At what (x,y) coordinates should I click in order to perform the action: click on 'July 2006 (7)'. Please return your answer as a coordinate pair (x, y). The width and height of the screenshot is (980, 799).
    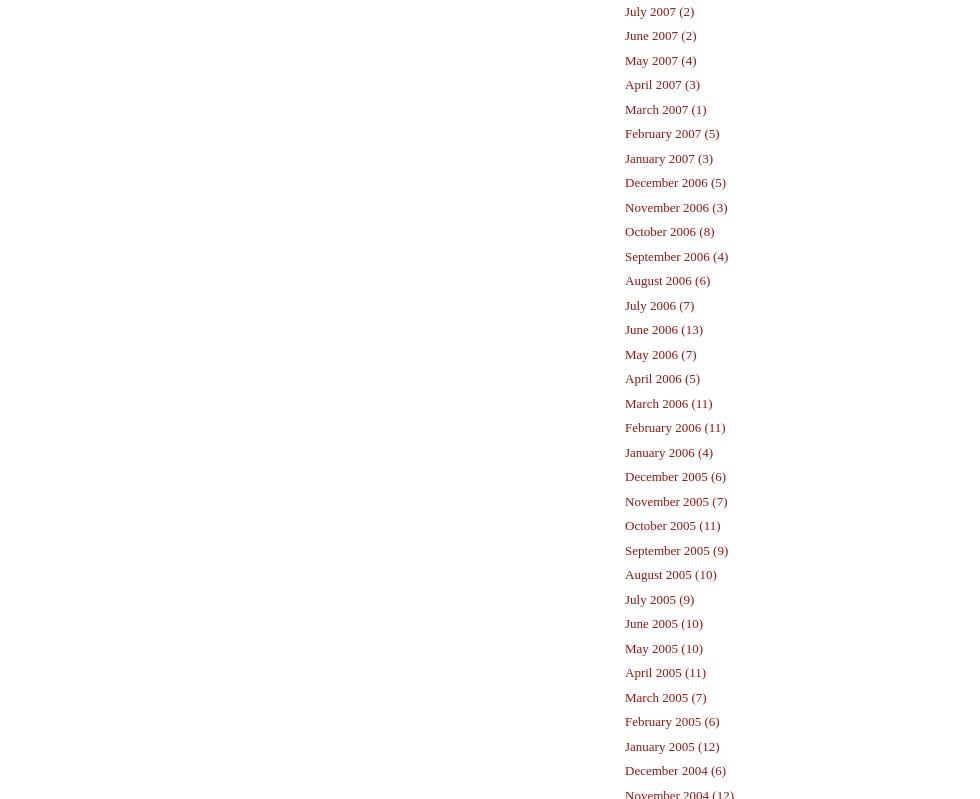
    Looking at the image, I should click on (659, 303).